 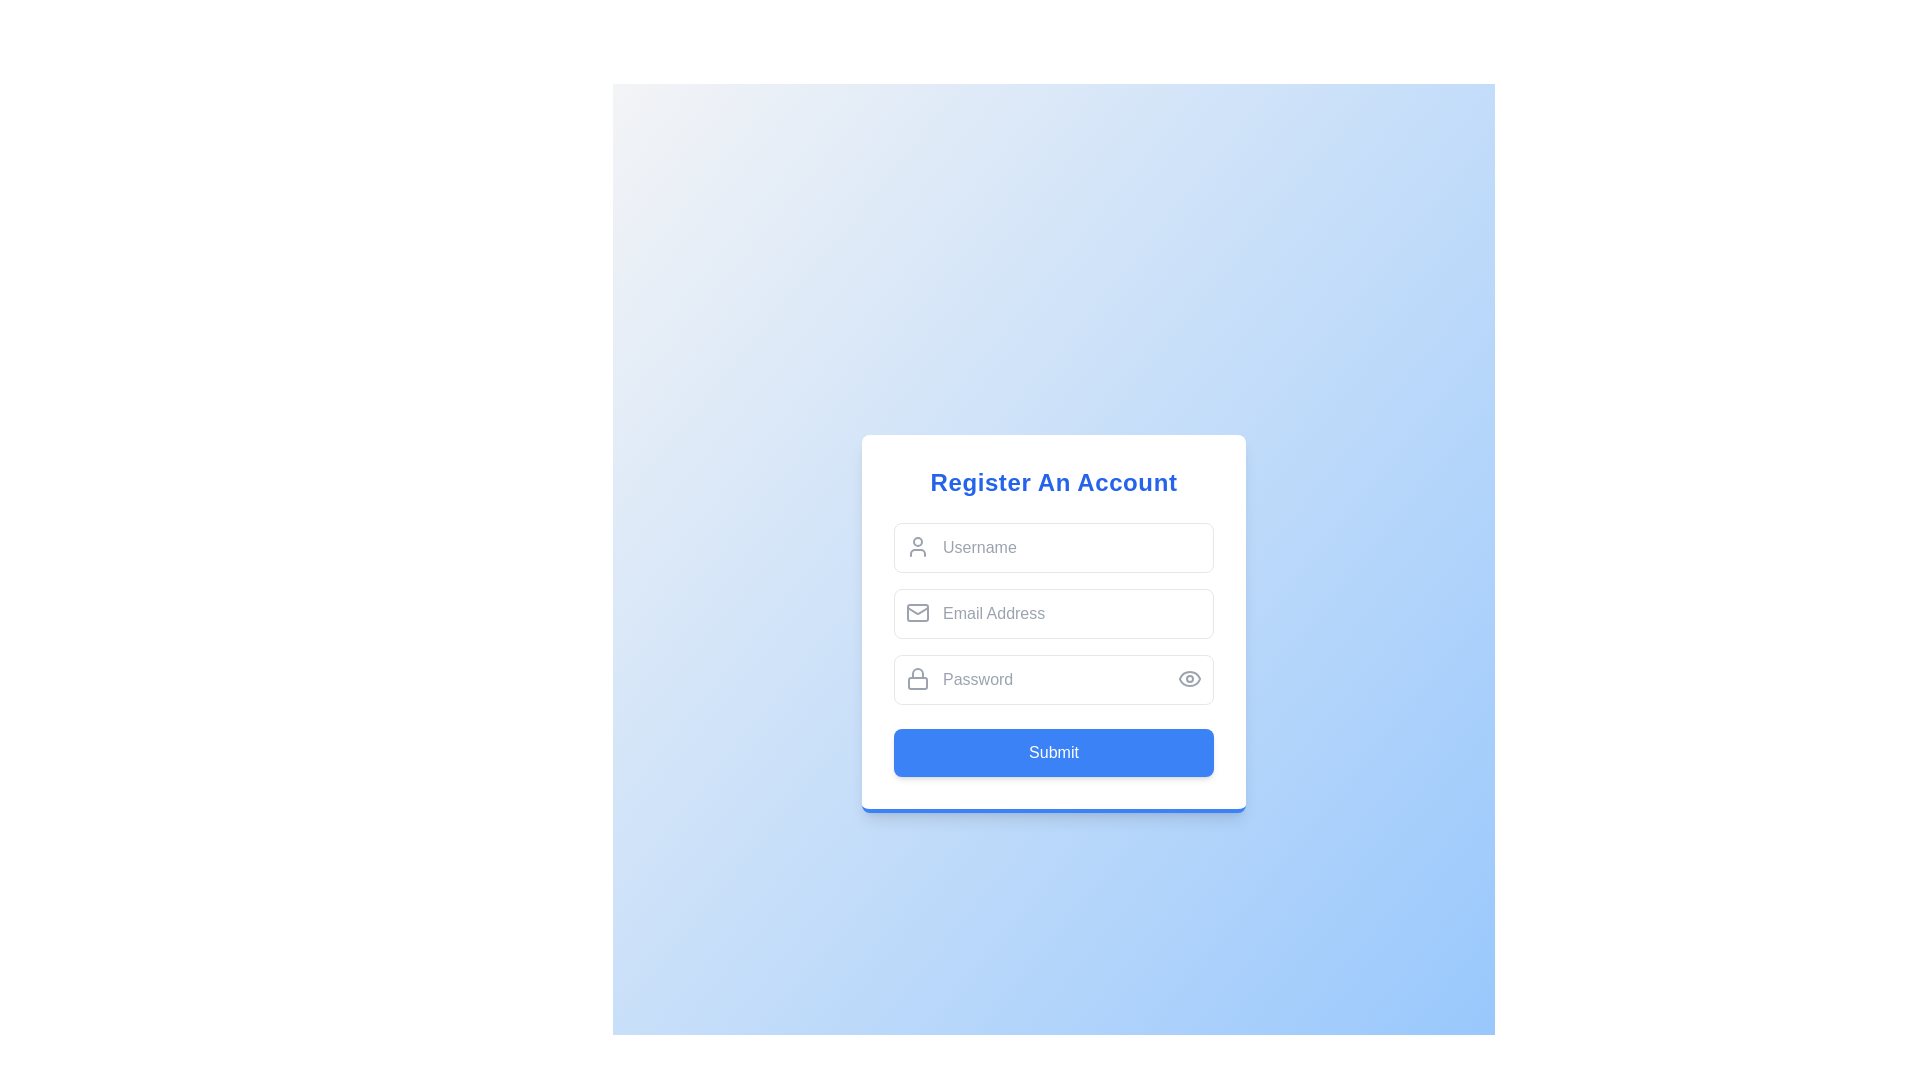 What do you see at coordinates (1053, 752) in the screenshot?
I see `the rectangular blue 'Submit' button located at the bottom of the registration form` at bounding box center [1053, 752].